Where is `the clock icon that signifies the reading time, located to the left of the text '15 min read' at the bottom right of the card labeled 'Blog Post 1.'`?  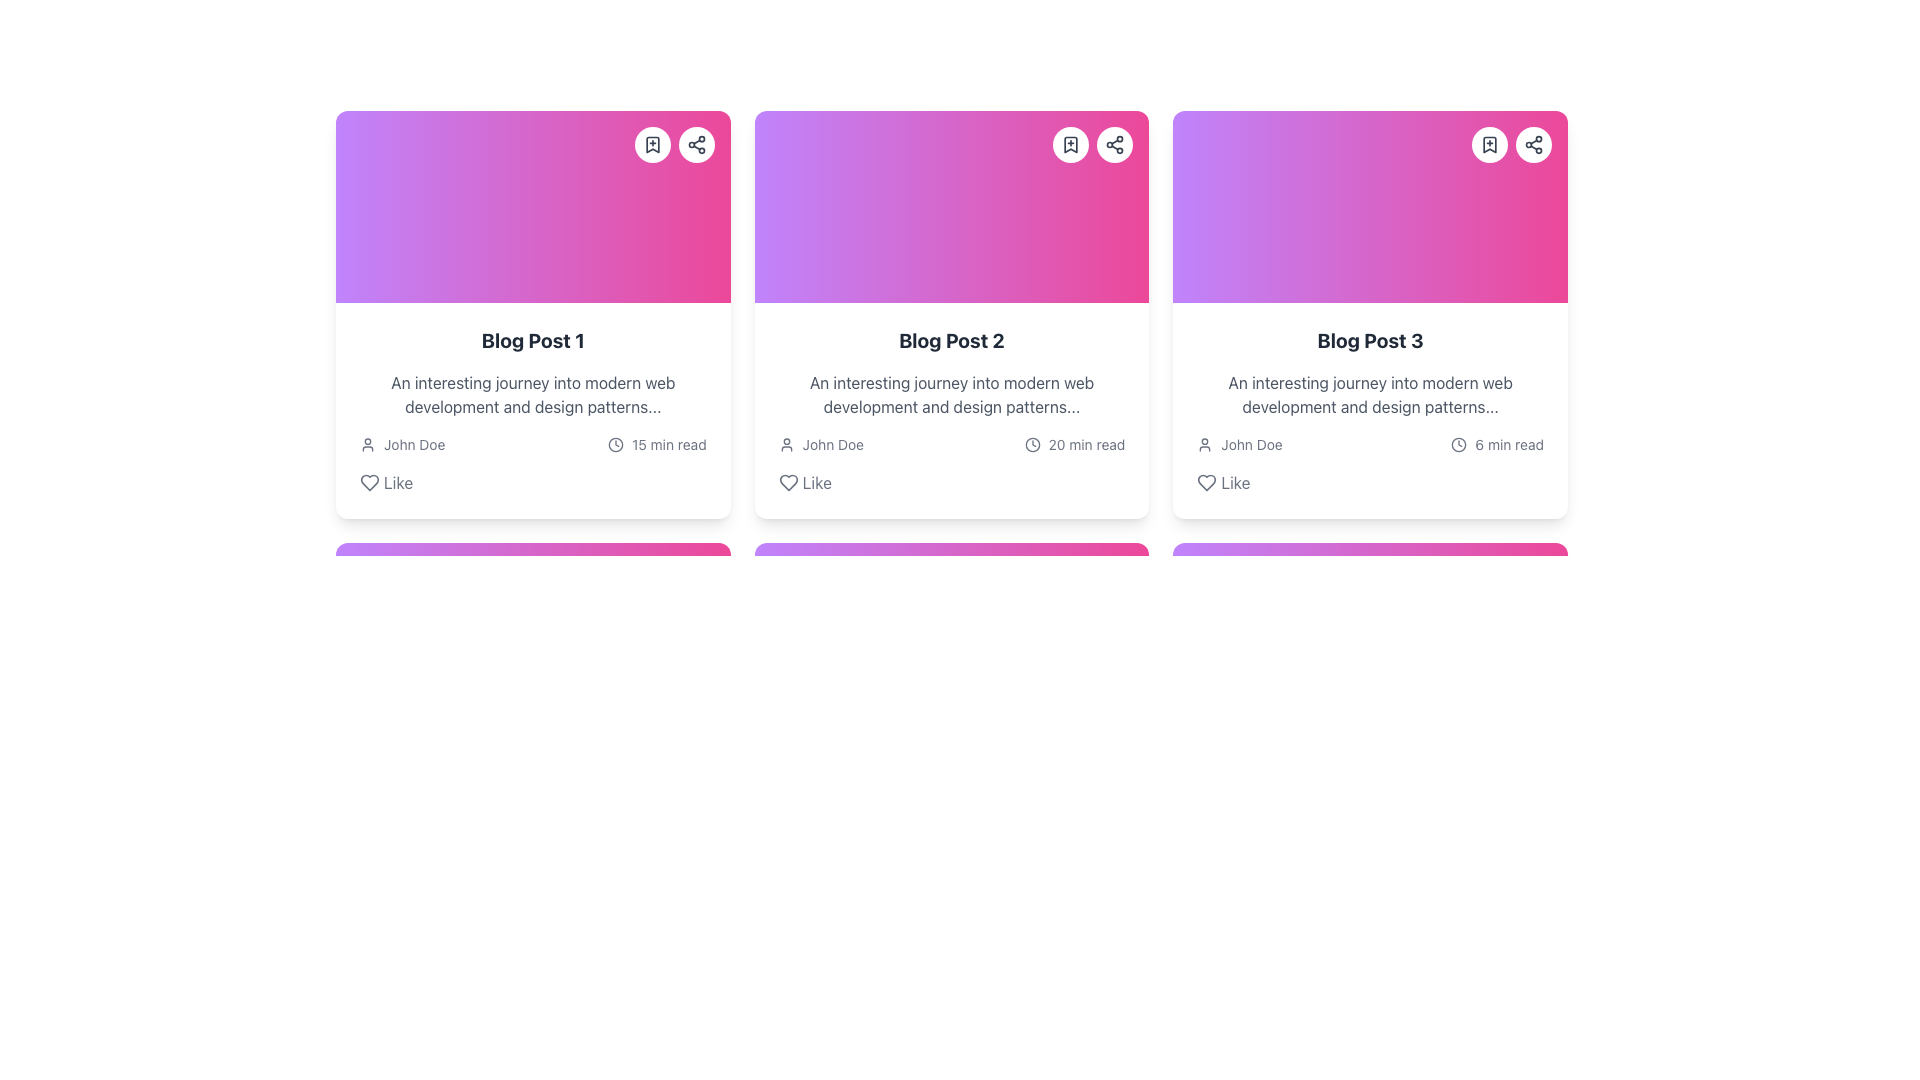 the clock icon that signifies the reading time, located to the left of the text '15 min read' at the bottom right of the card labeled 'Blog Post 1.' is located at coordinates (614, 443).